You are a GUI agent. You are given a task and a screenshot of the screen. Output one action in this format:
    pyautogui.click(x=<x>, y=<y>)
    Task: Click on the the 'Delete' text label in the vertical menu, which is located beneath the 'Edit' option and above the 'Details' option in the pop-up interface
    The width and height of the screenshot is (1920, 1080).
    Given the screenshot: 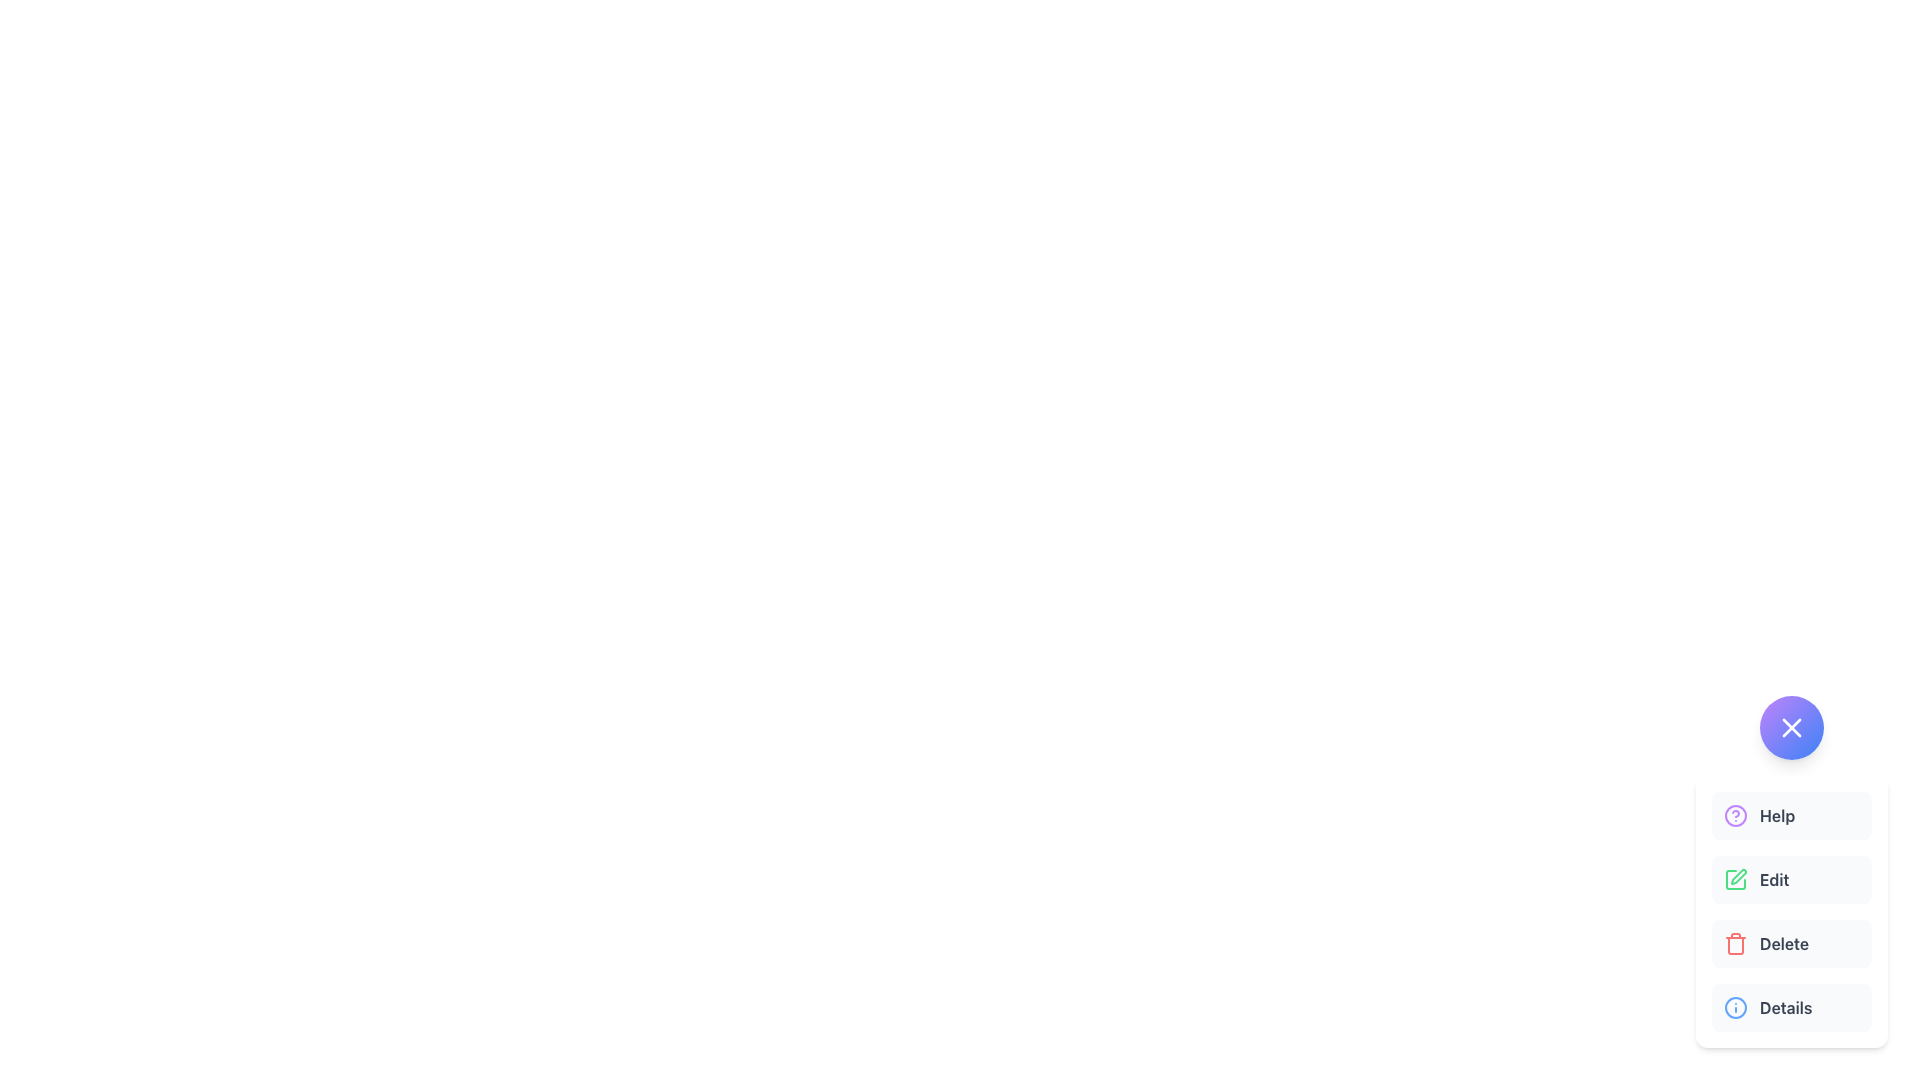 What is the action you would take?
    pyautogui.click(x=1784, y=944)
    